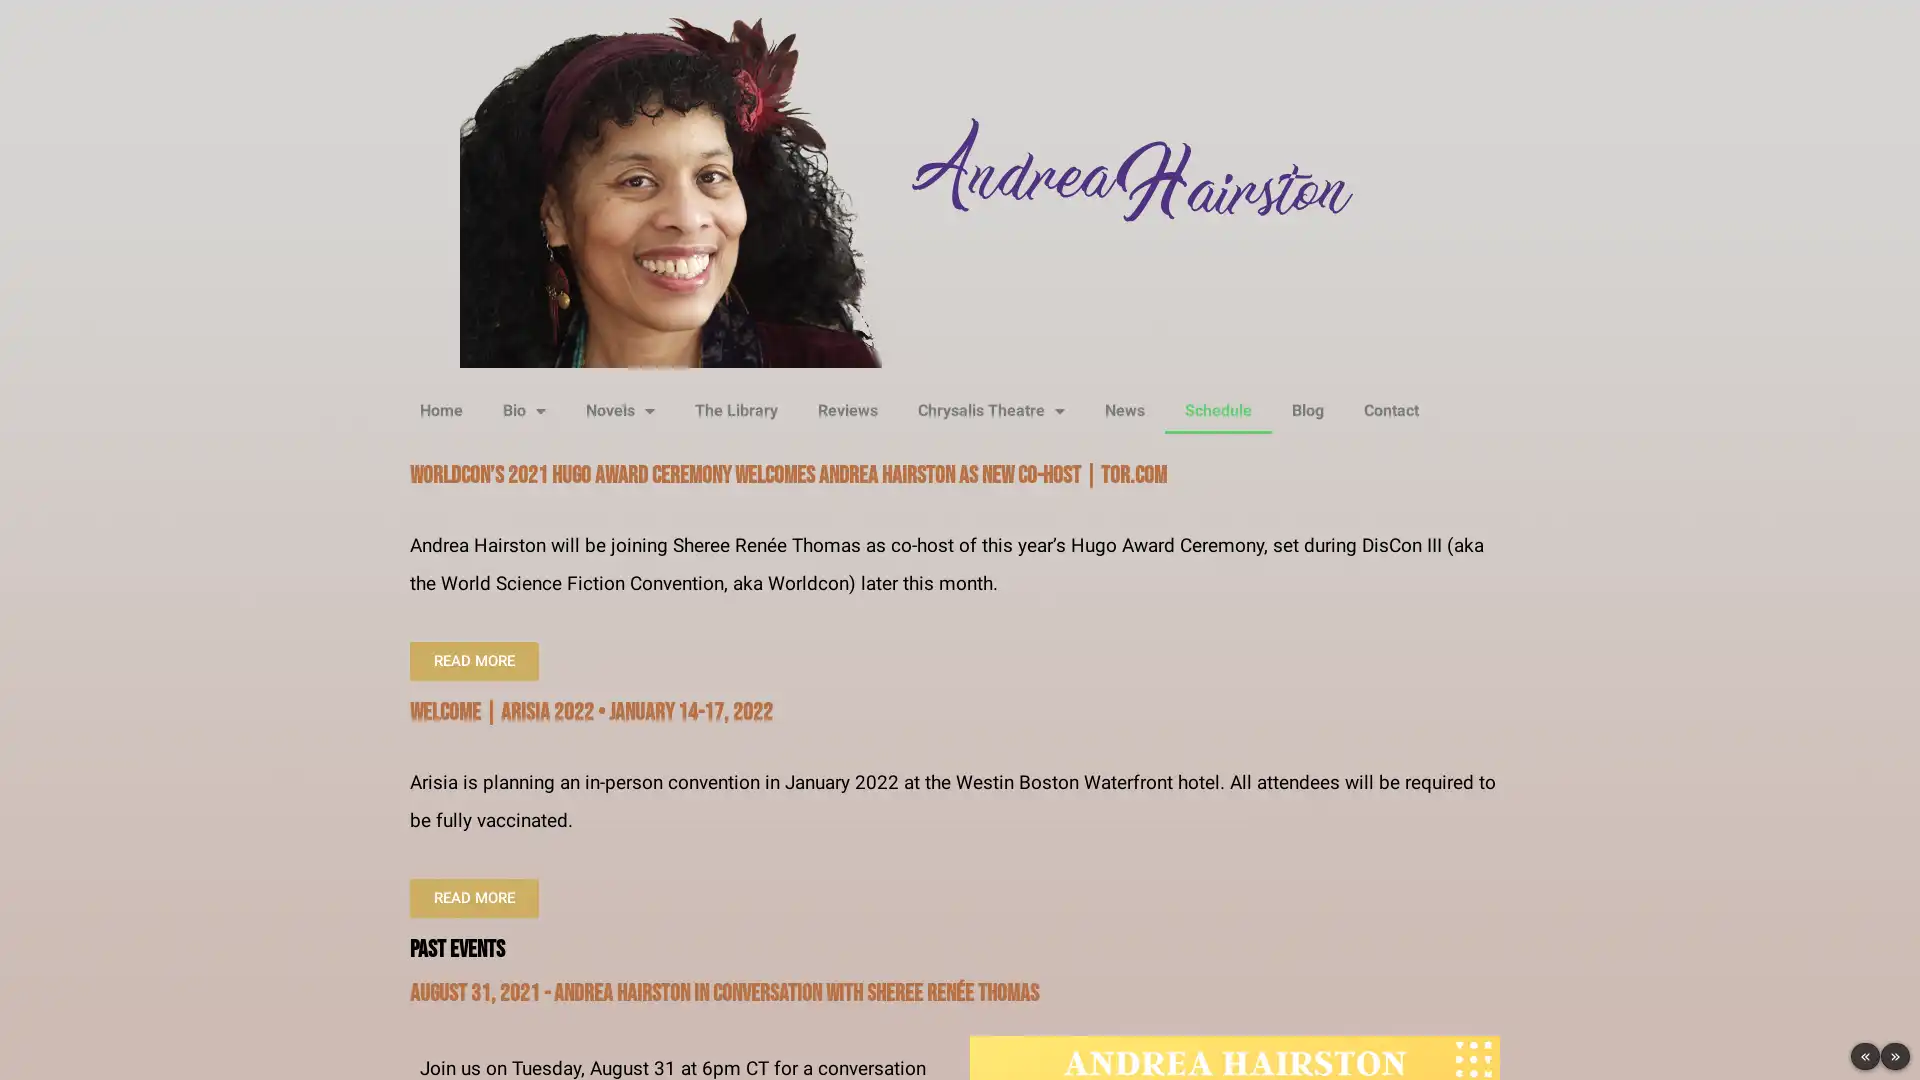 The image size is (1920, 1080). I want to click on READ MORE, so click(473, 897).